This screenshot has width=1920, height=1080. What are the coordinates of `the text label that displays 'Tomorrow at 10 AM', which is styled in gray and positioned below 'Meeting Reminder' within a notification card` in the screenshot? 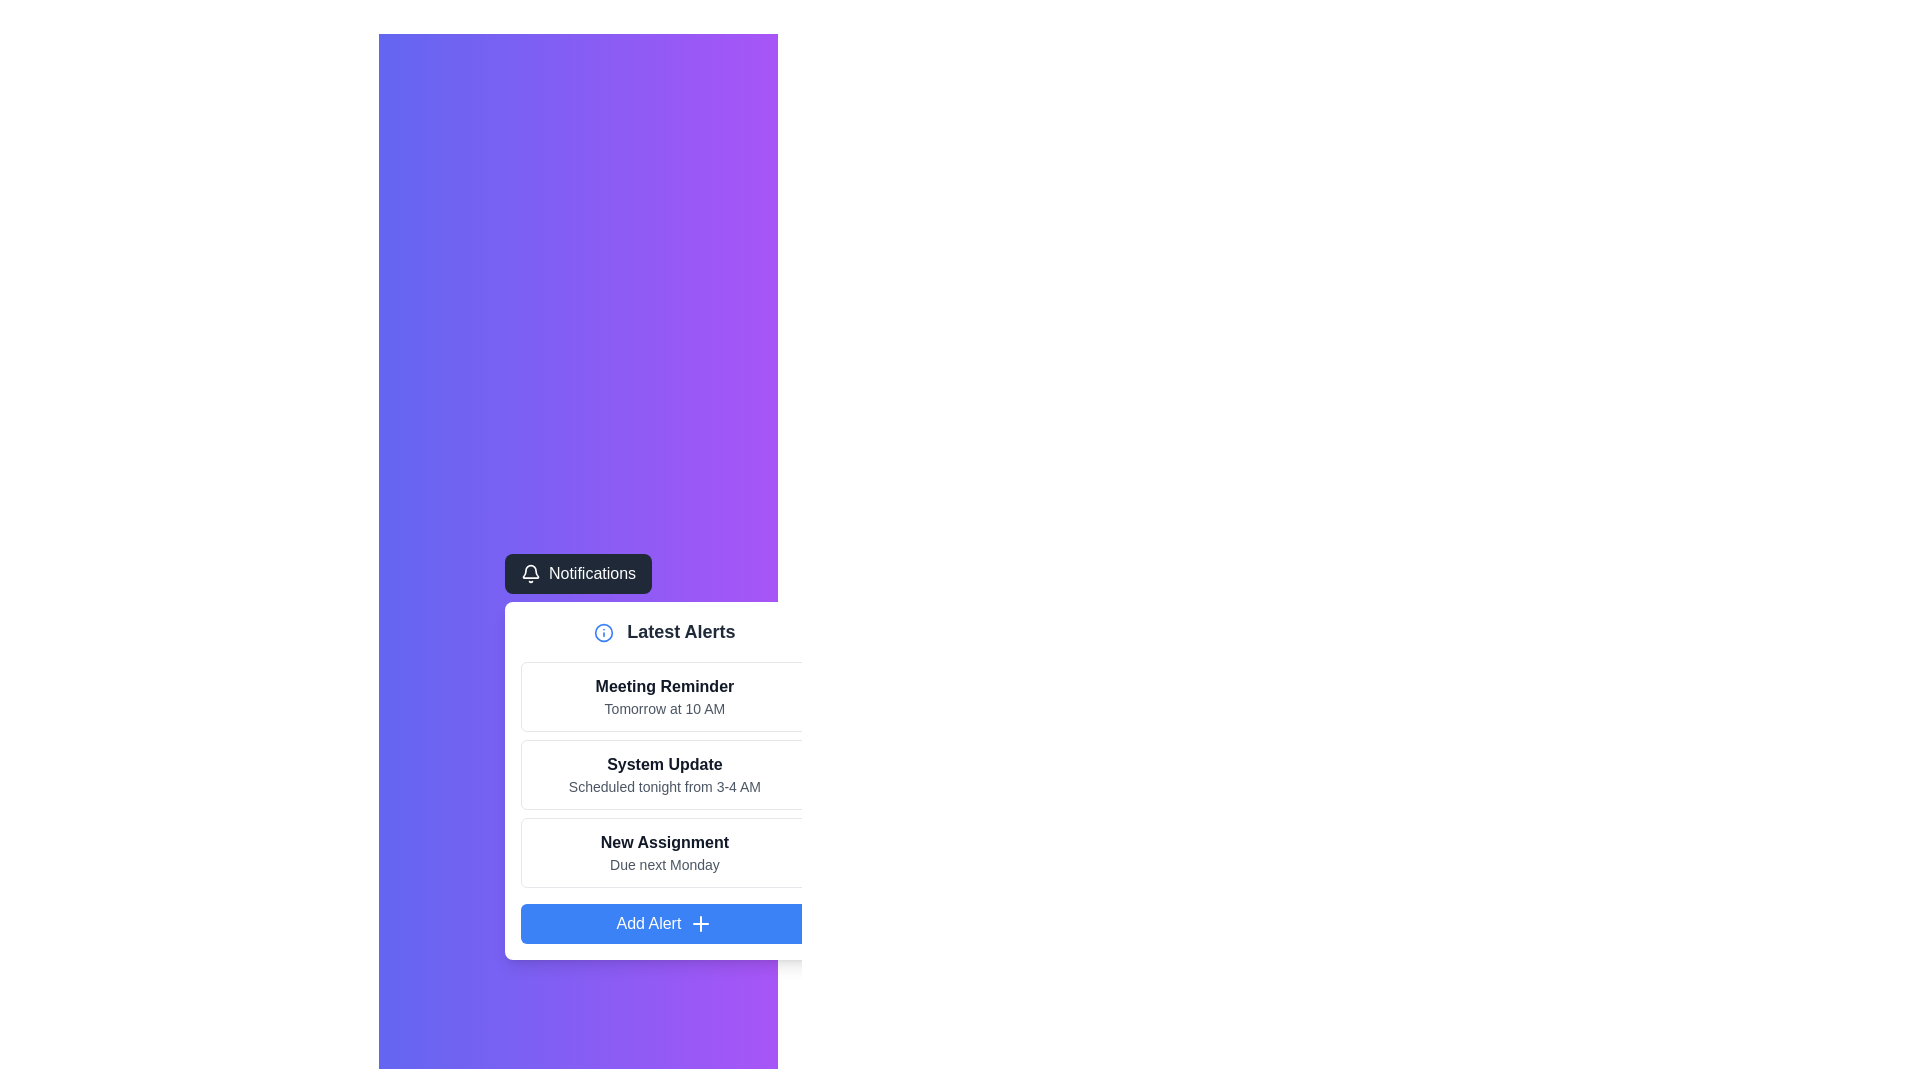 It's located at (664, 708).